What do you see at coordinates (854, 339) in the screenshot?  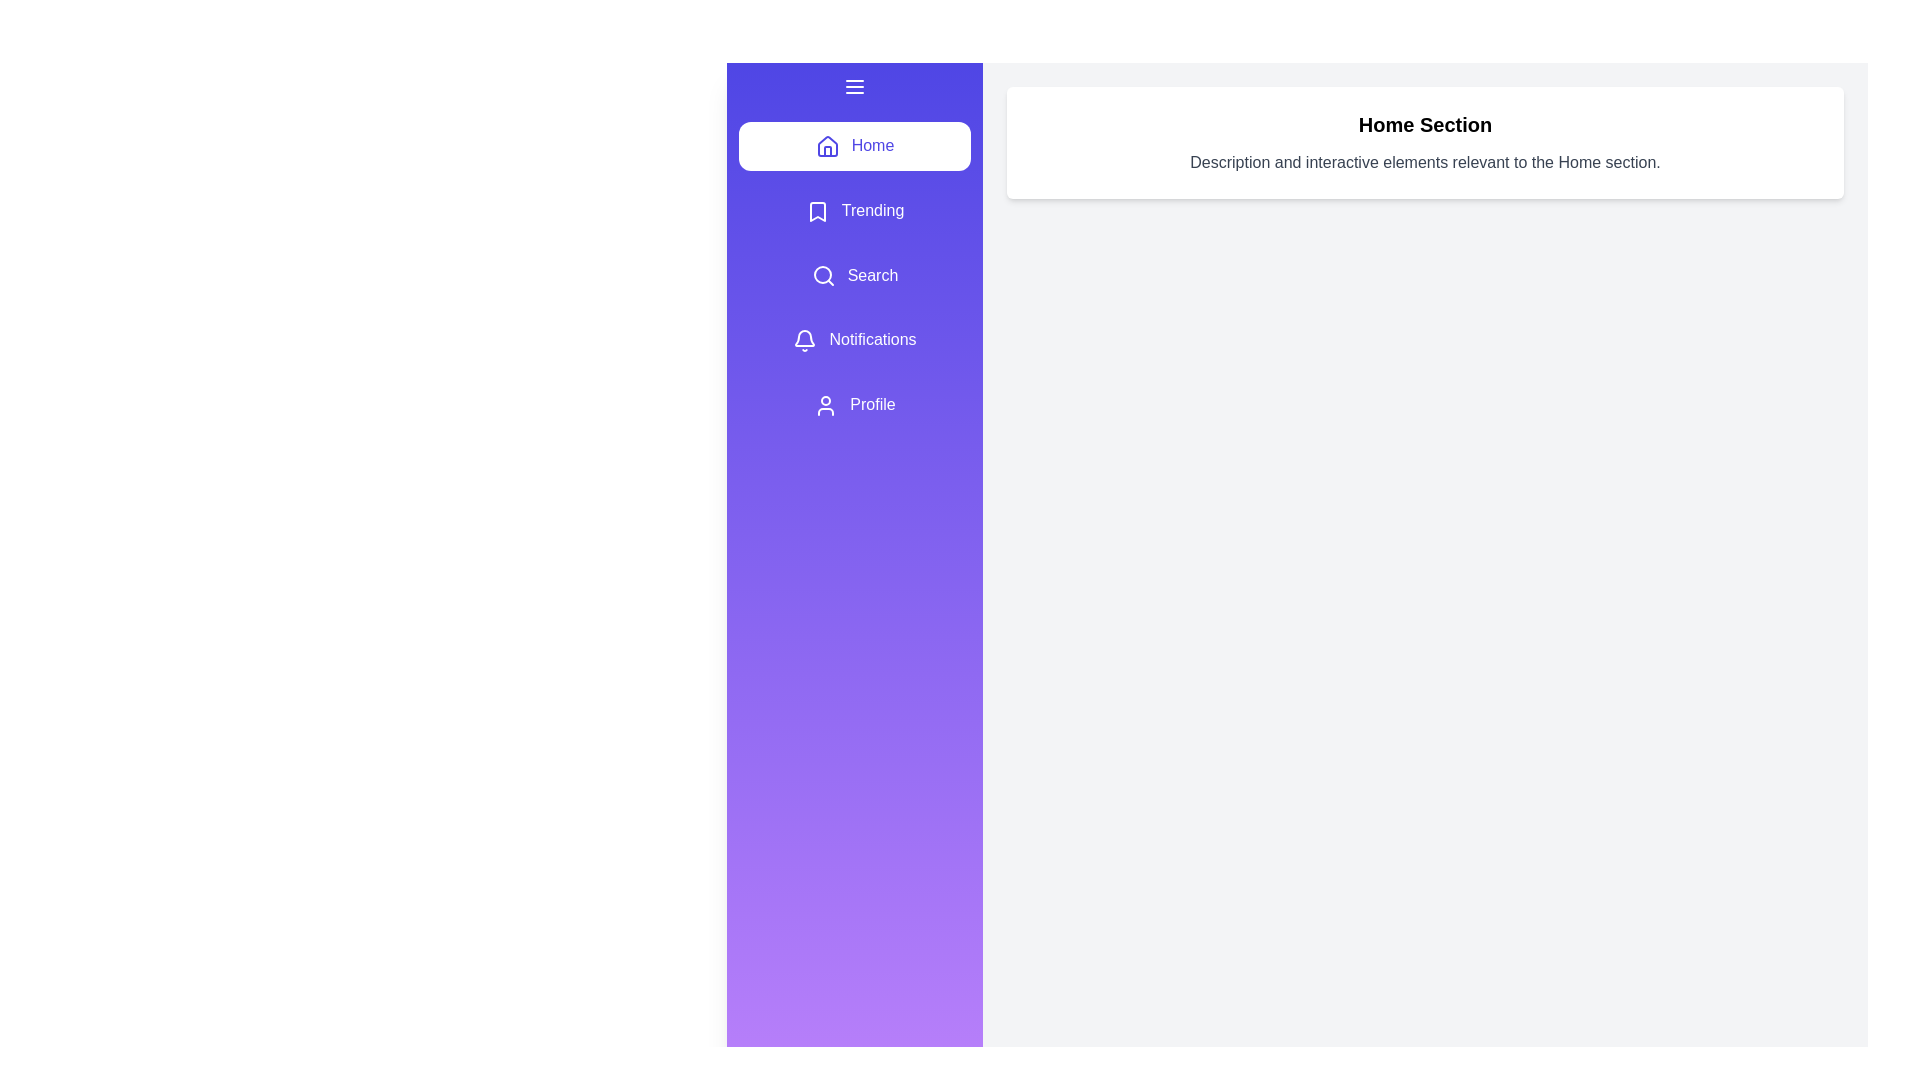 I see `the navigation option Notifications by clicking on it` at bounding box center [854, 339].